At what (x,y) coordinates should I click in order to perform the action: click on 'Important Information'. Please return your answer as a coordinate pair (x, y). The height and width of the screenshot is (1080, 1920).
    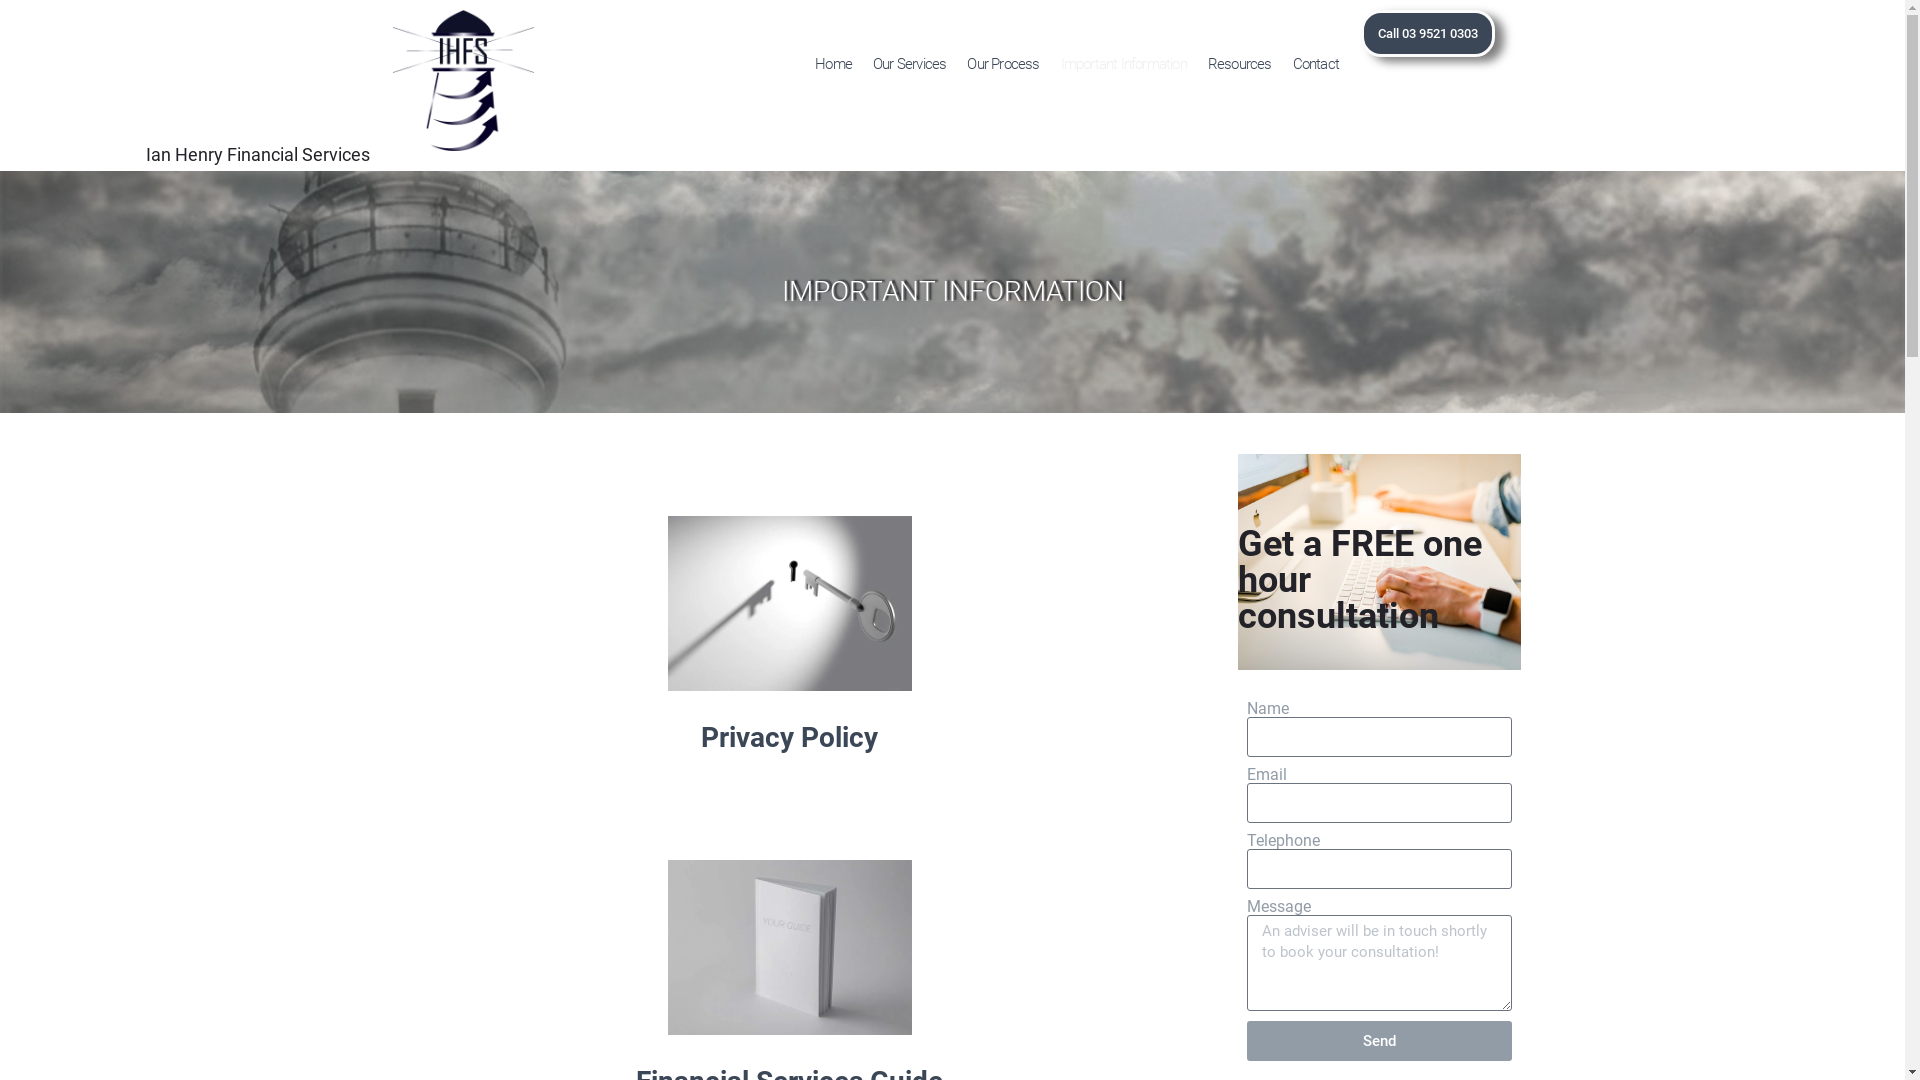
    Looking at the image, I should click on (1123, 63).